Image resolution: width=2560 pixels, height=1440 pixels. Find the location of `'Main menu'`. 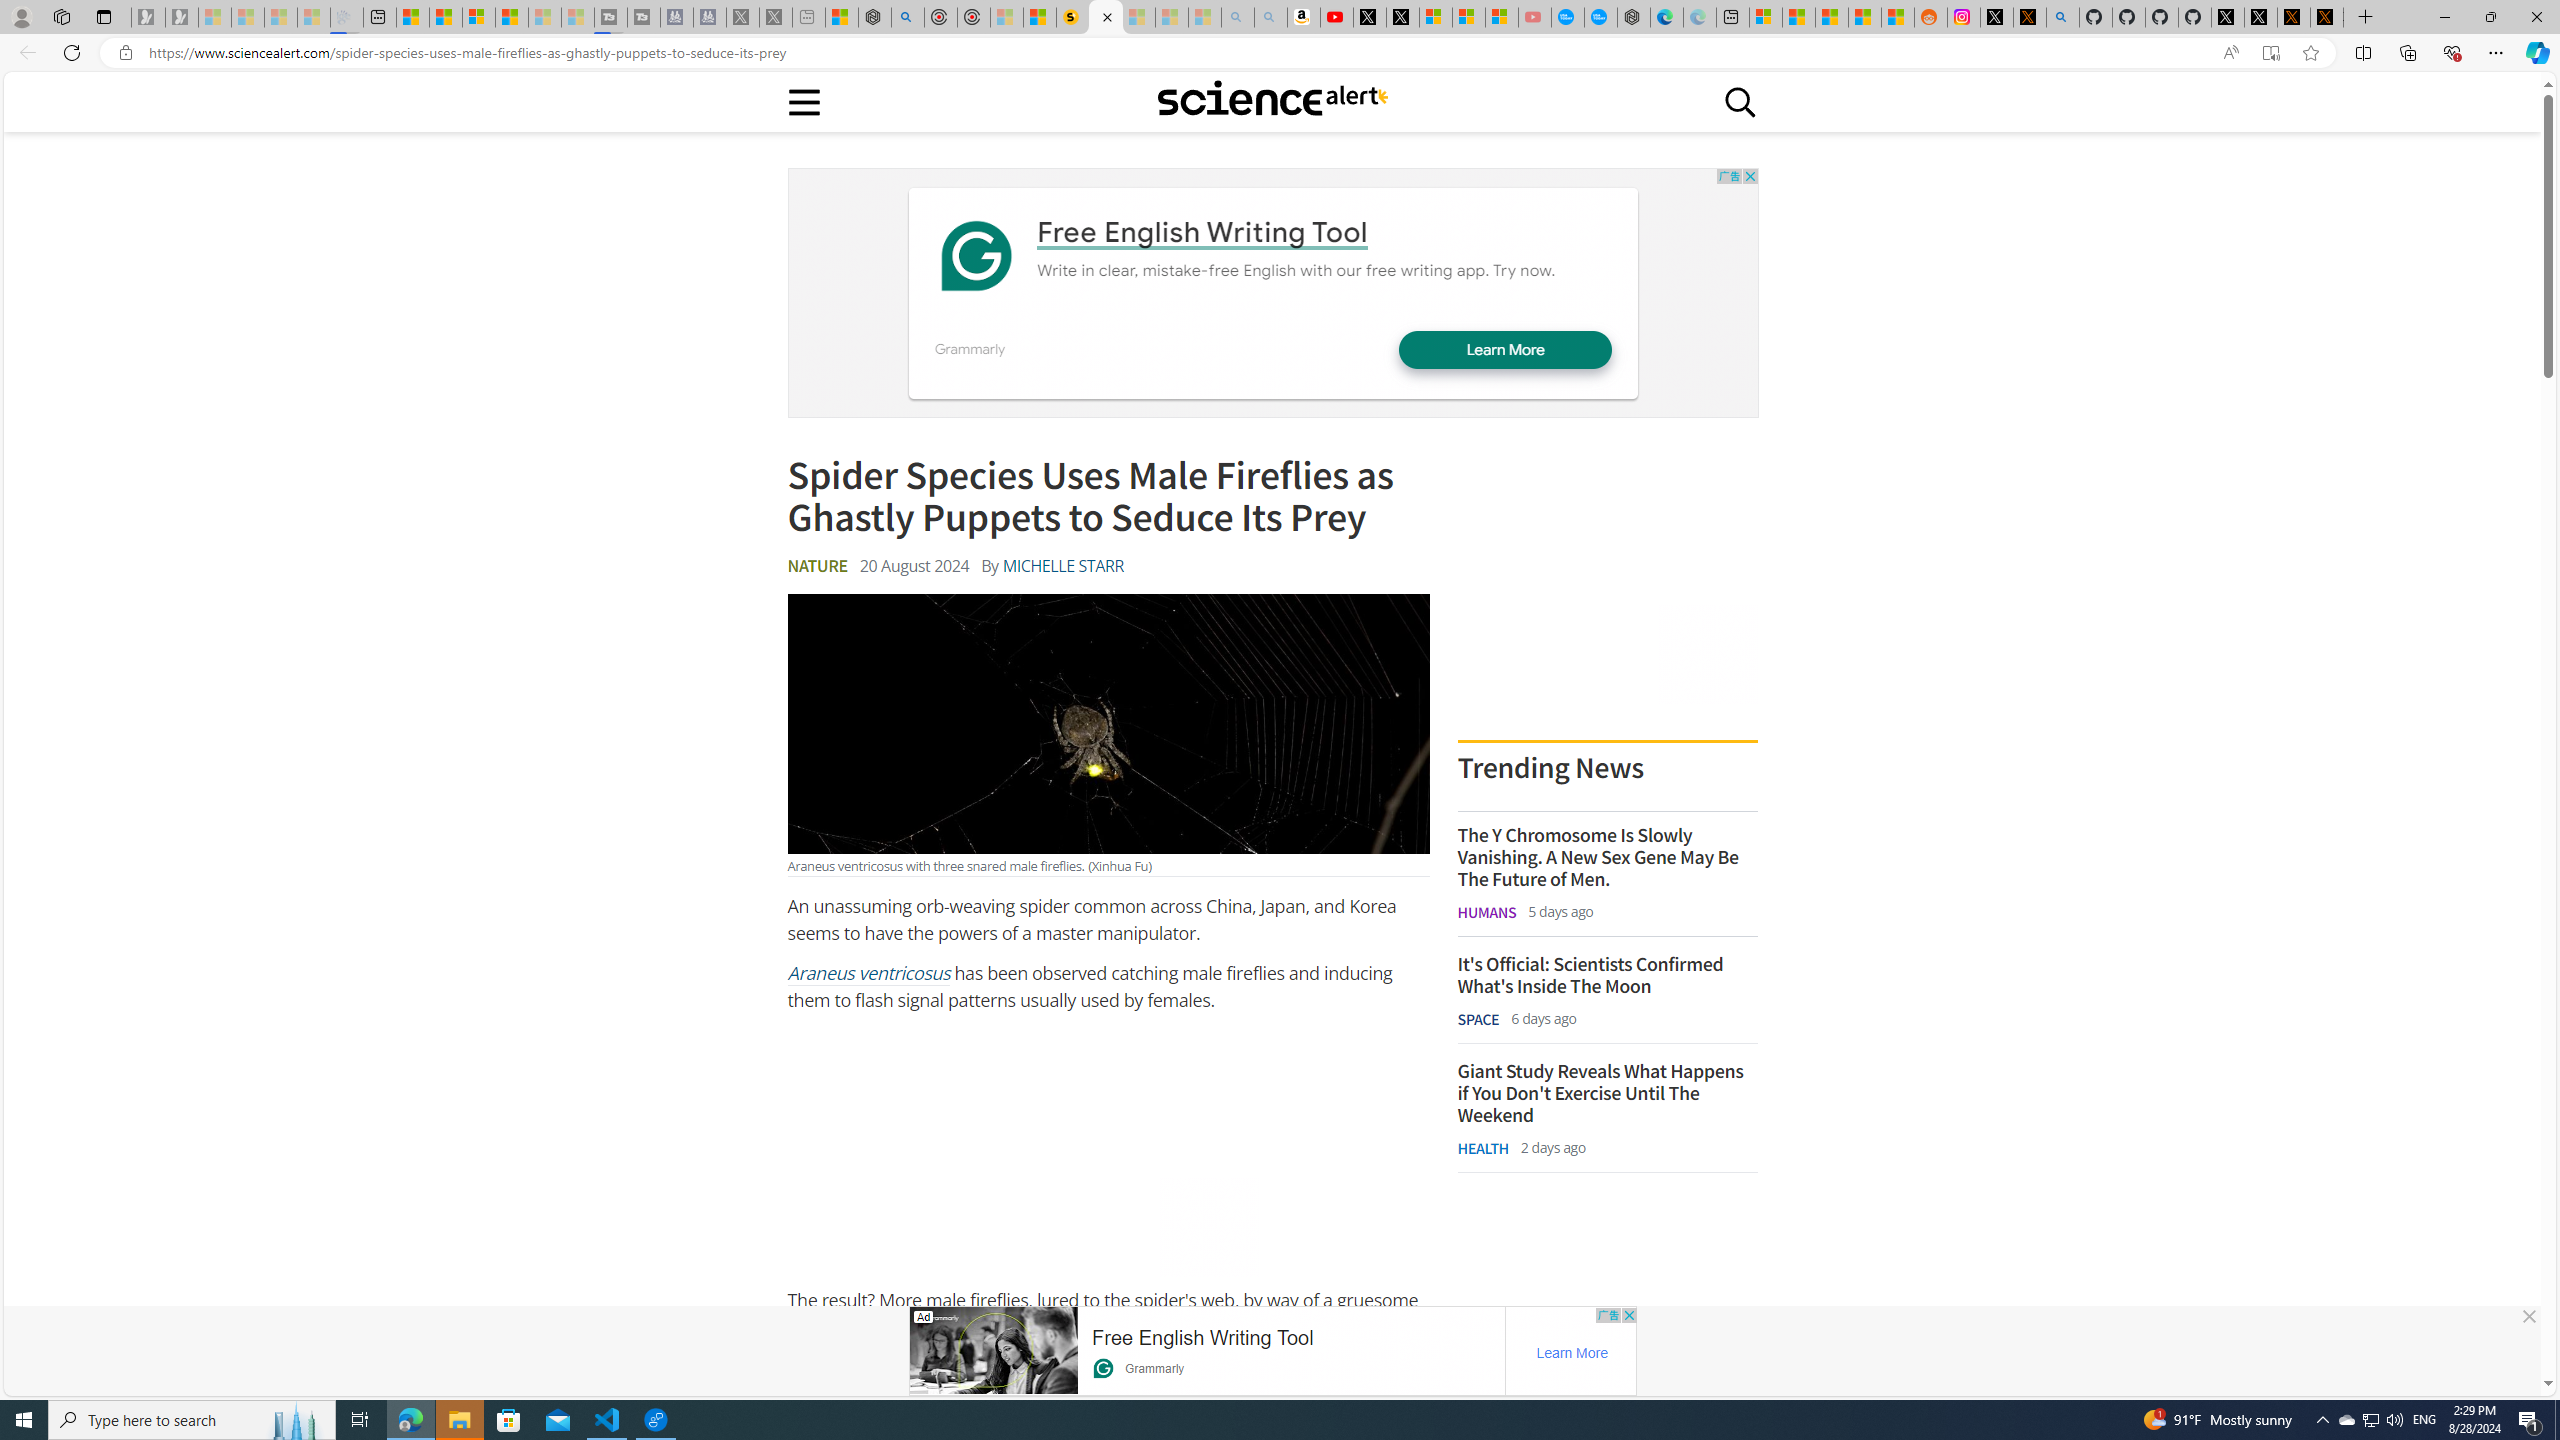

'Main menu' is located at coordinates (803, 100).